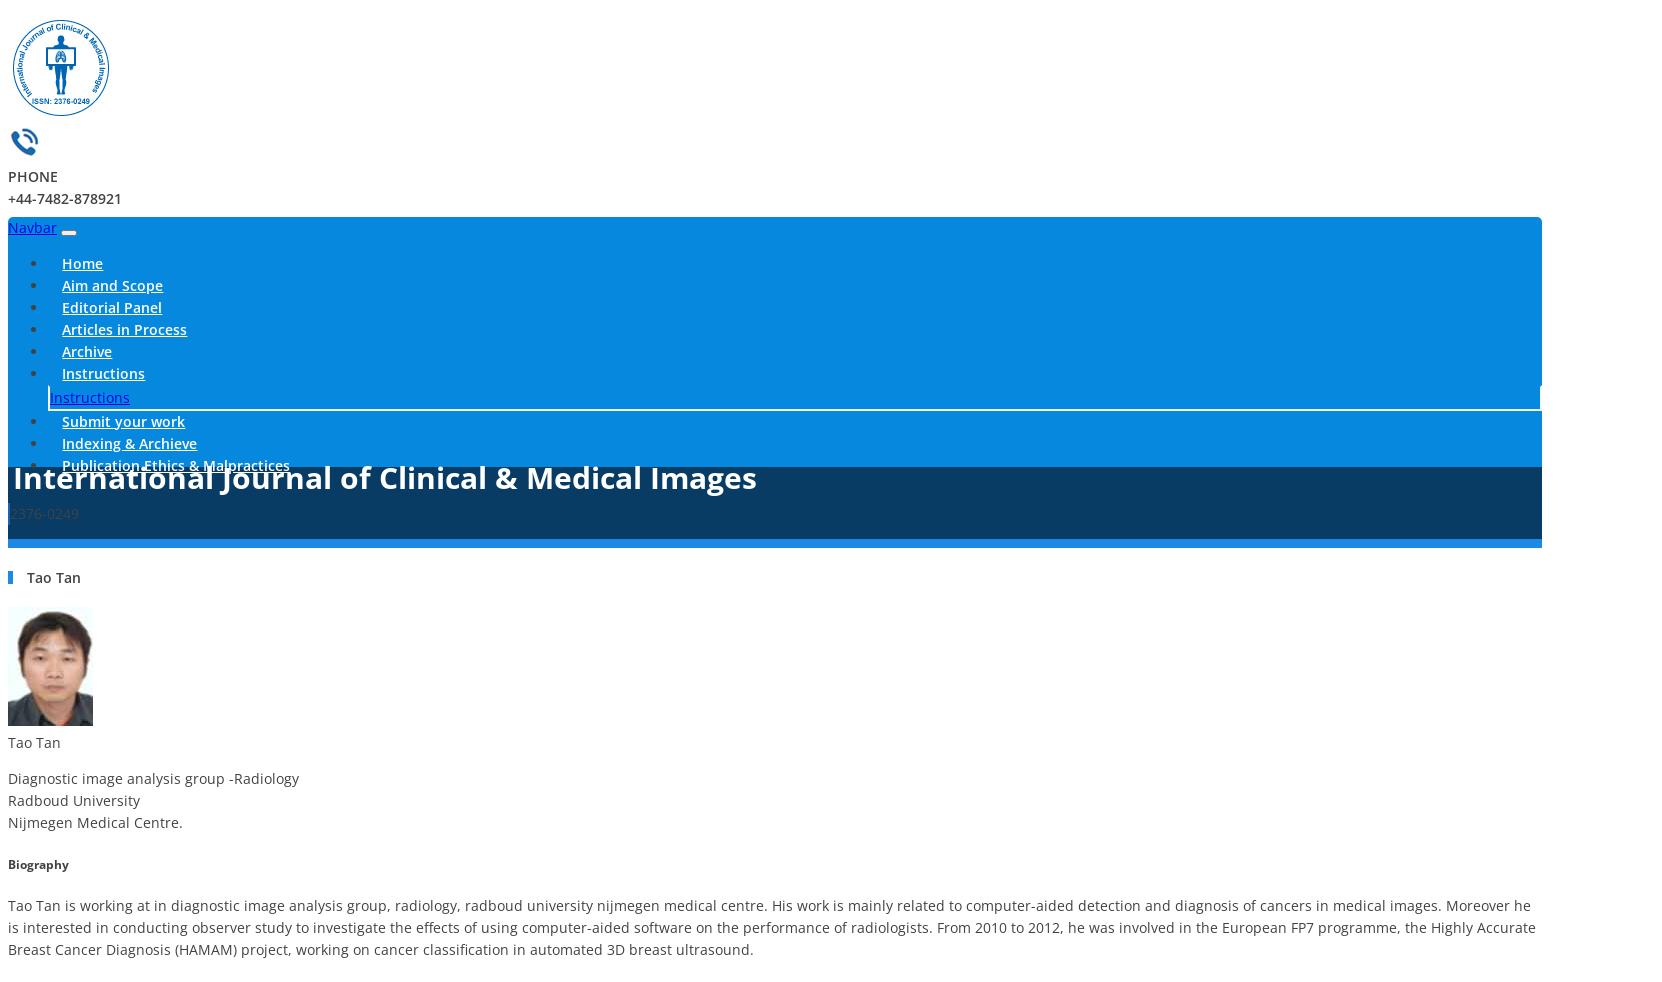 This screenshot has height=982, width=1662. Describe the element at coordinates (95, 822) in the screenshot. I see `'Nijmegen Medical Centre.'` at that location.